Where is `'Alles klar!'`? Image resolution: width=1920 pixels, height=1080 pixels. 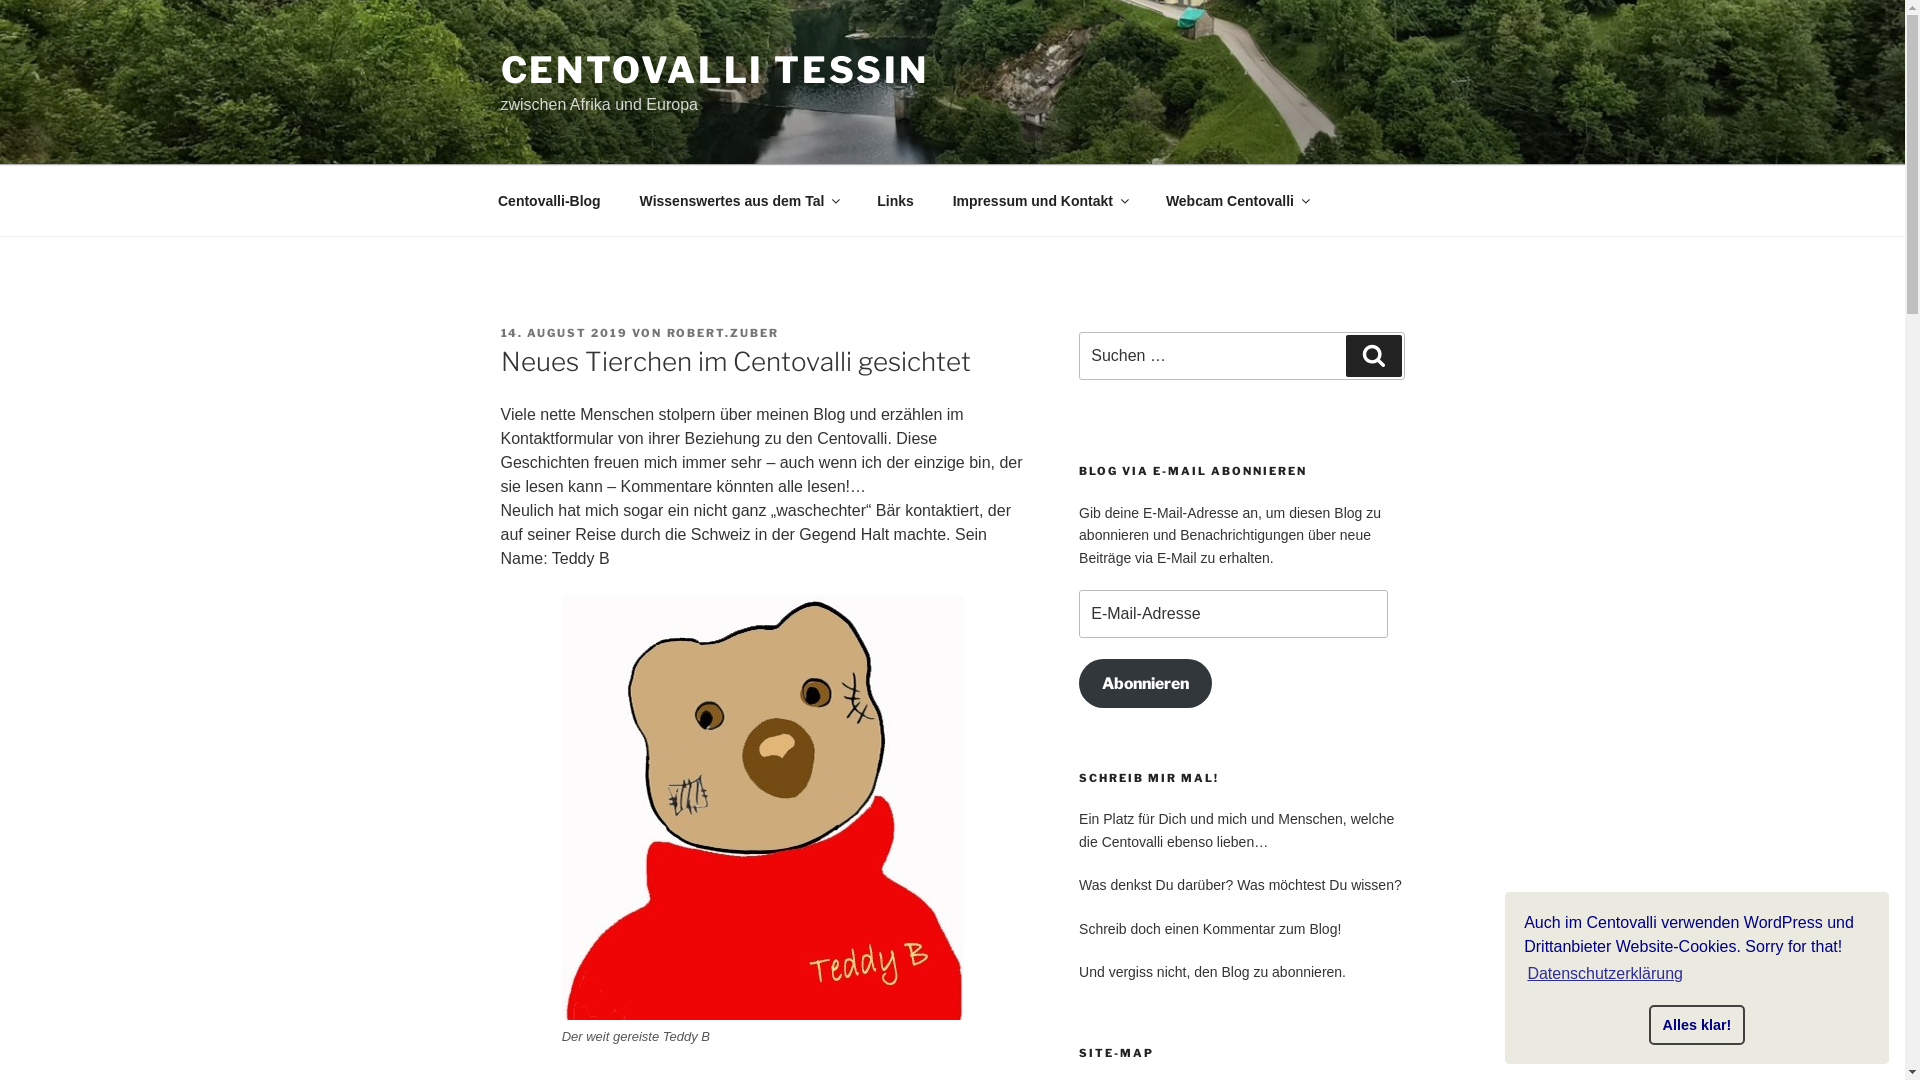 'Alles klar!' is located at coordinates (1696, 1025).